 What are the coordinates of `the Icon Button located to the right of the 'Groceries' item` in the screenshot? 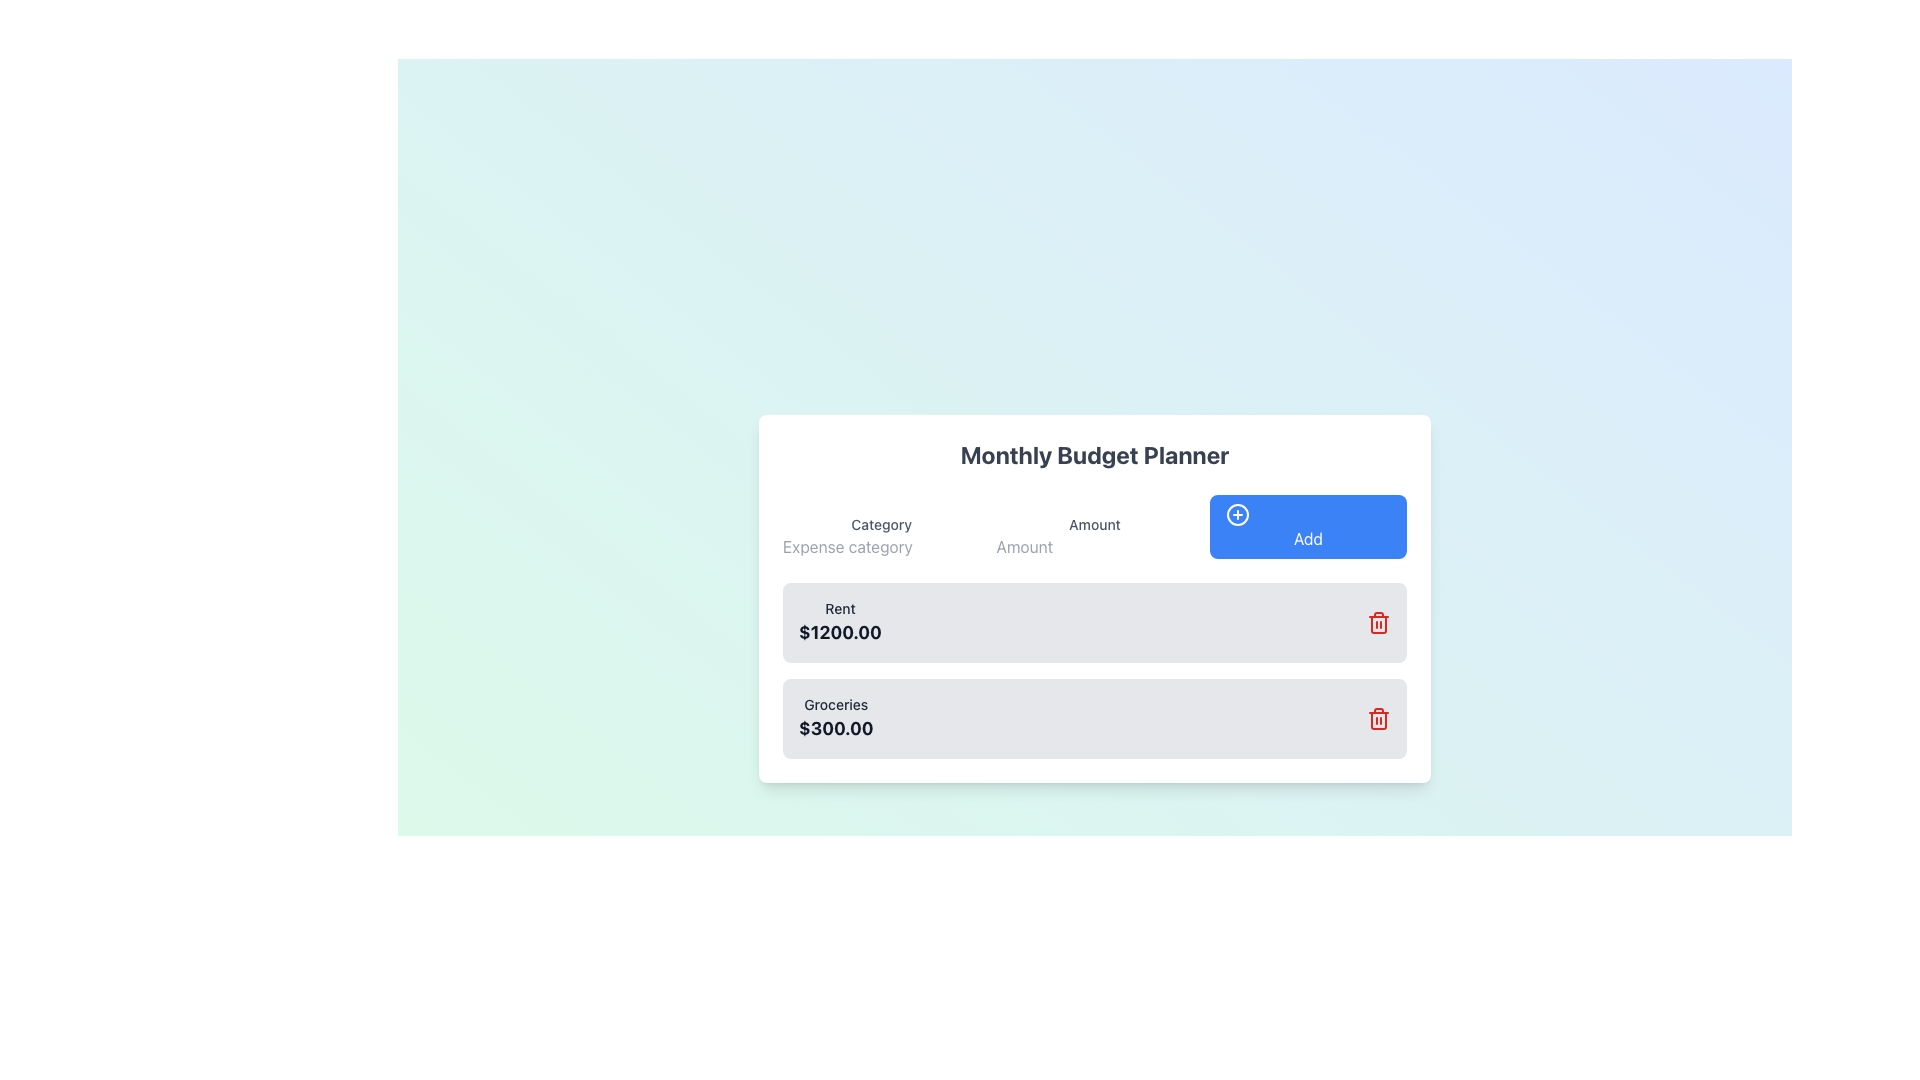 It's located at (1377, 717).